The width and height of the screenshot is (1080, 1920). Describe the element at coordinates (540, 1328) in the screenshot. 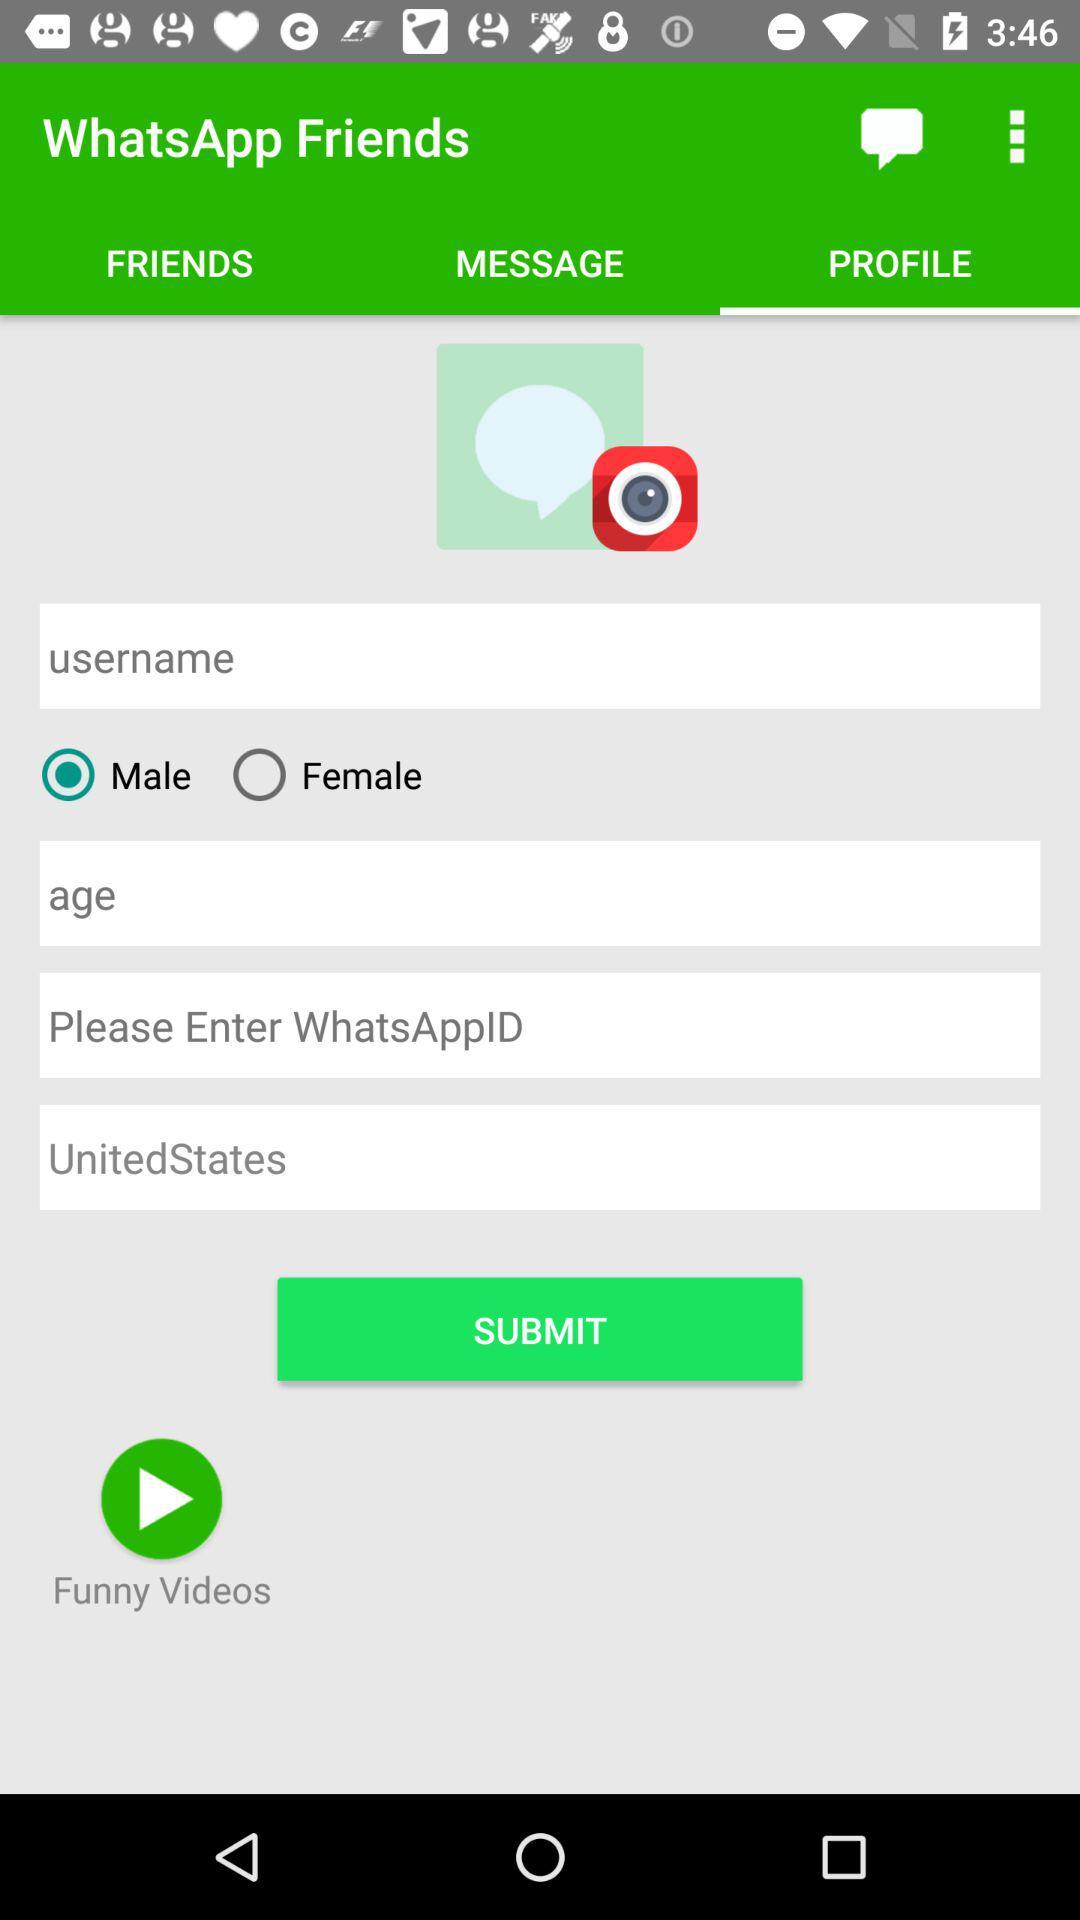

I see `icon below the unitedstates icon` at that location.